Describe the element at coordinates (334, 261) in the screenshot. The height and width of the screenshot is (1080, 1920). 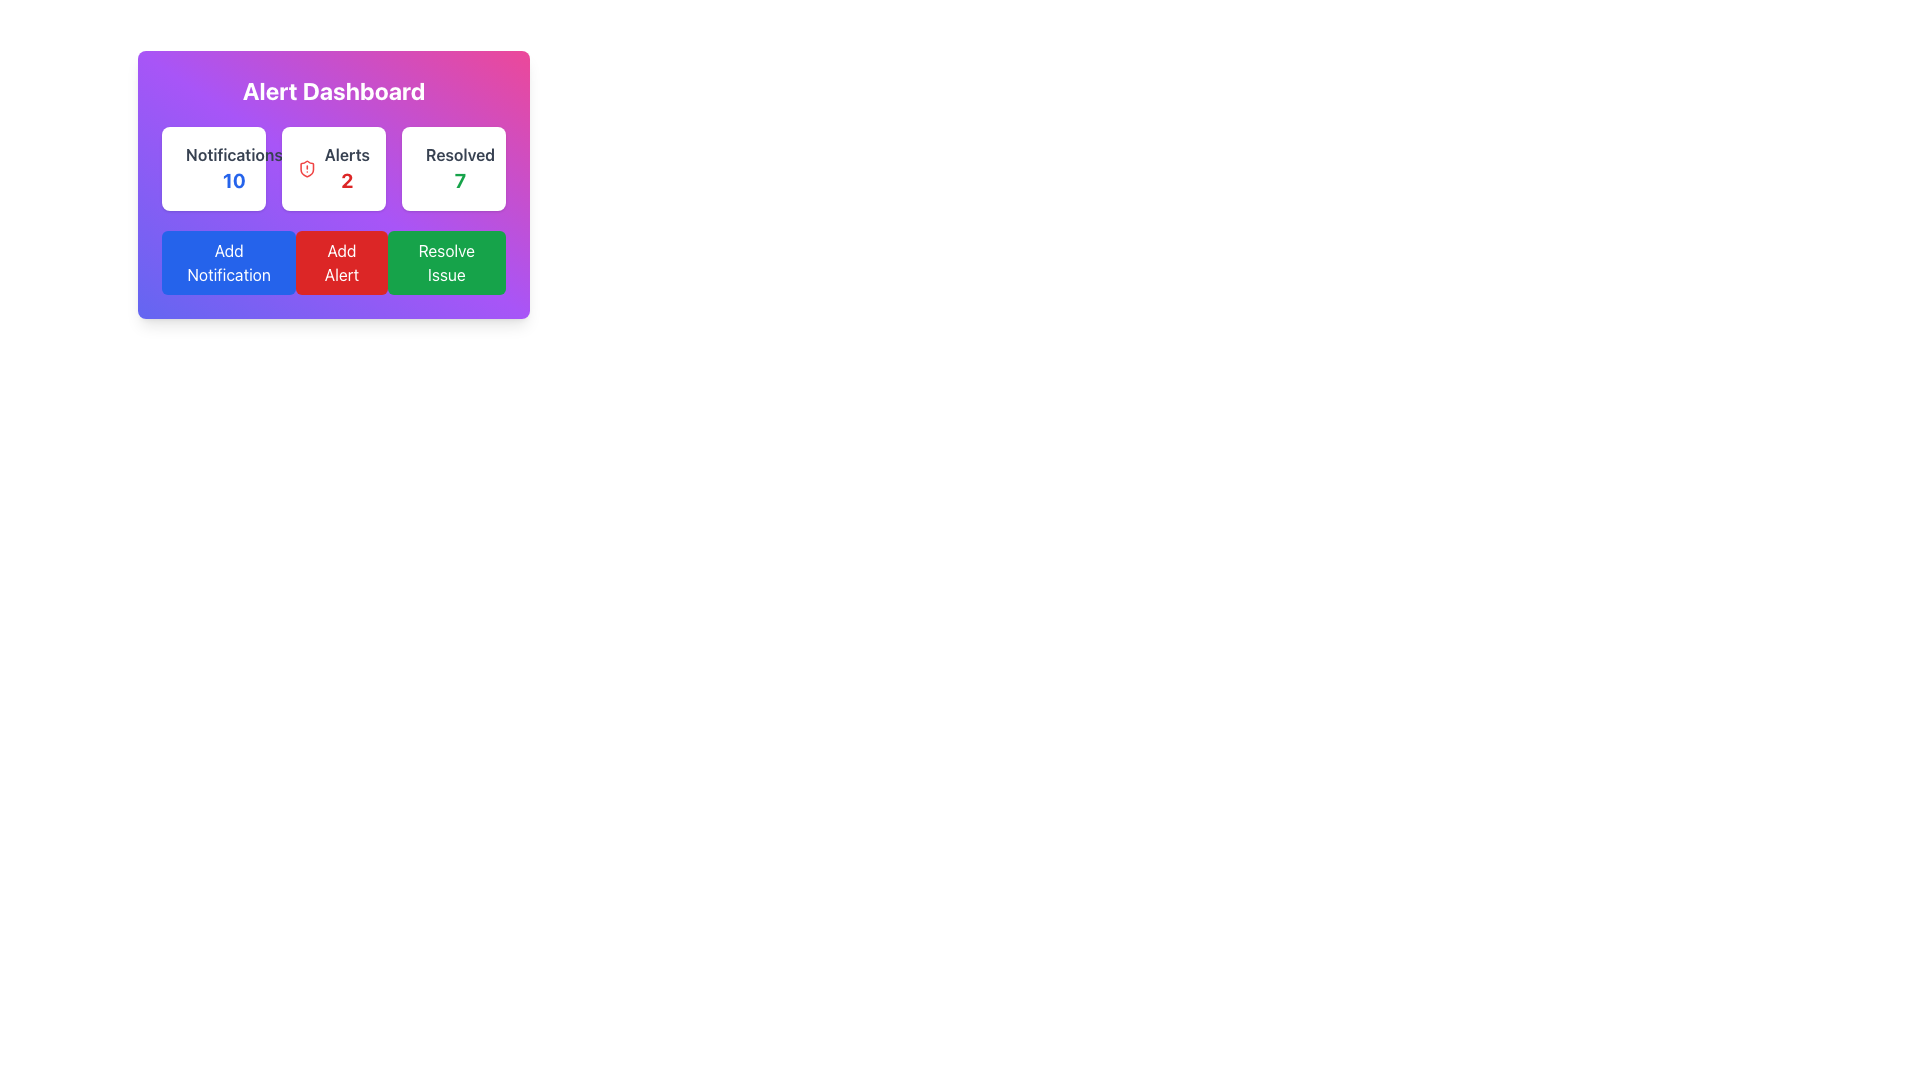
I see `the 'Add Alert' button located in the 'Alert Dashboard' panel to observe the hover effect` at that location.